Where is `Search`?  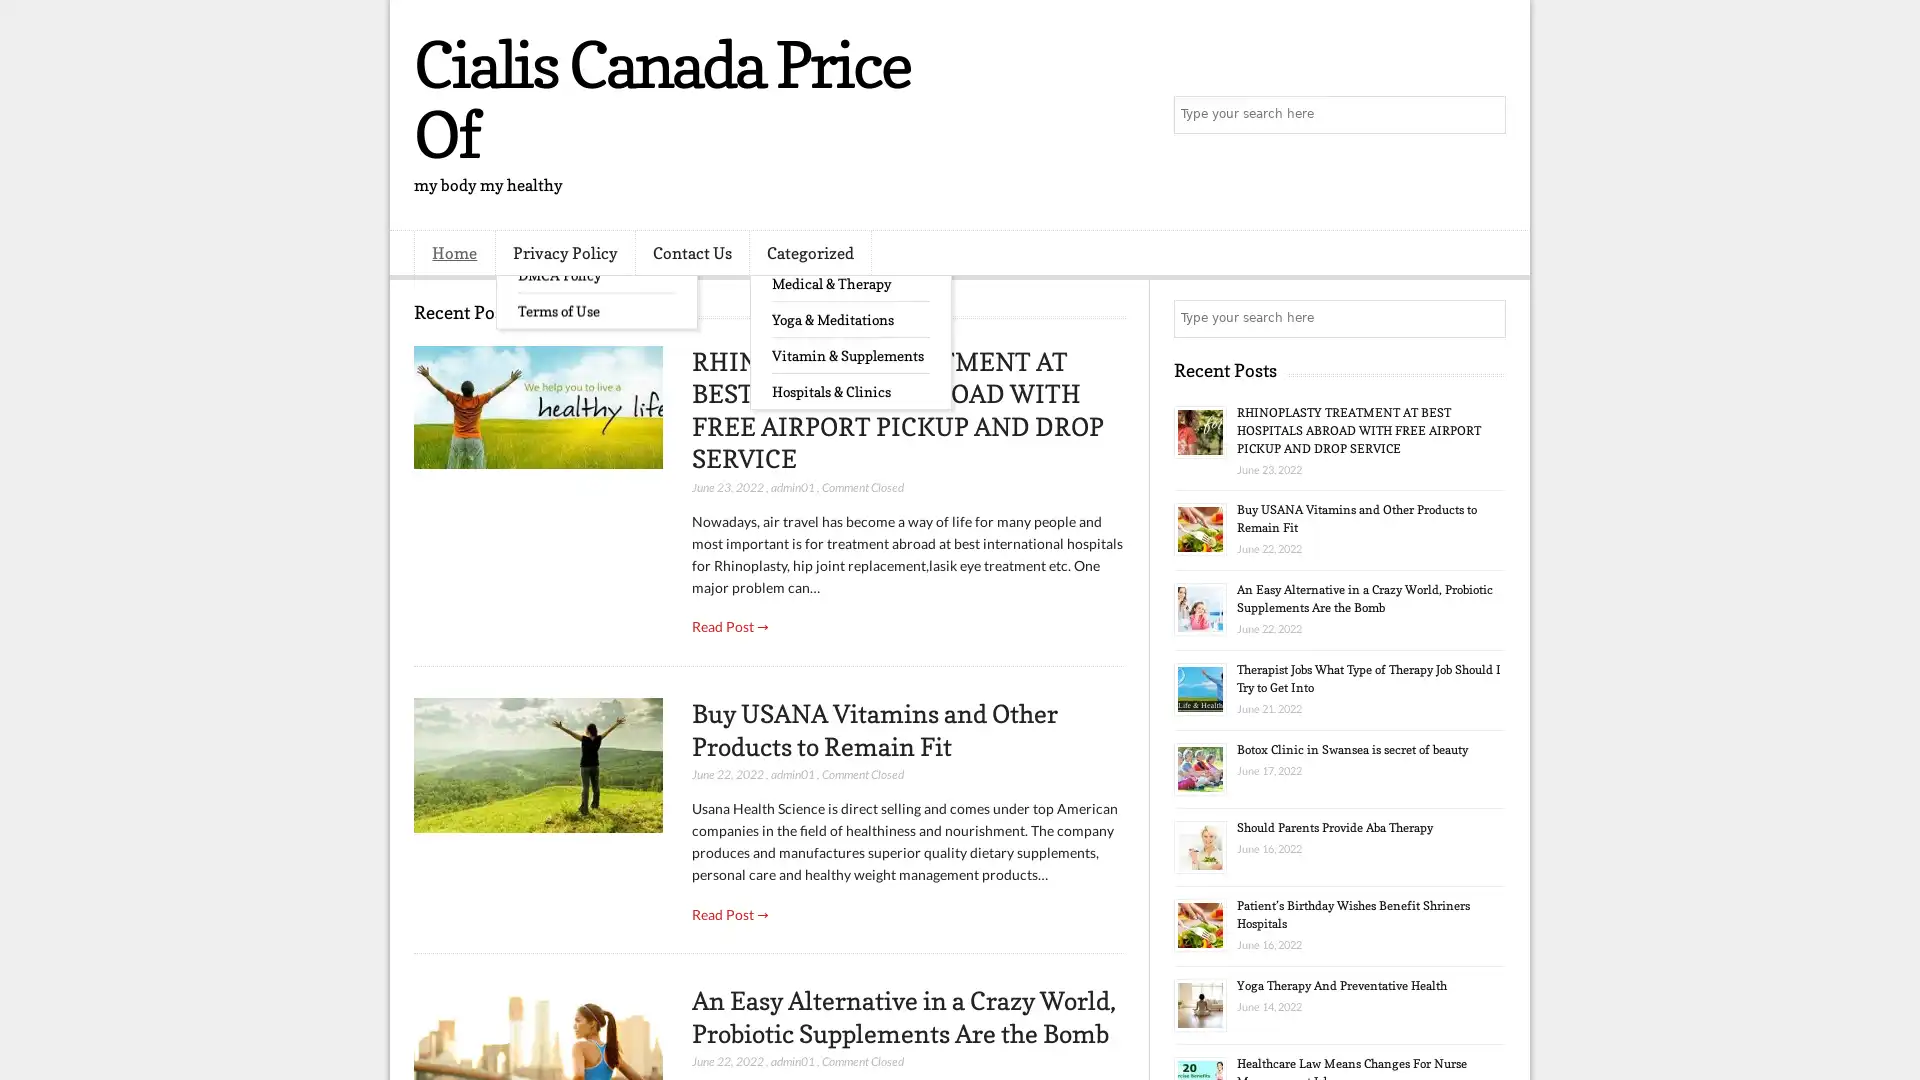 Search is located at coordinates (1485, 115).